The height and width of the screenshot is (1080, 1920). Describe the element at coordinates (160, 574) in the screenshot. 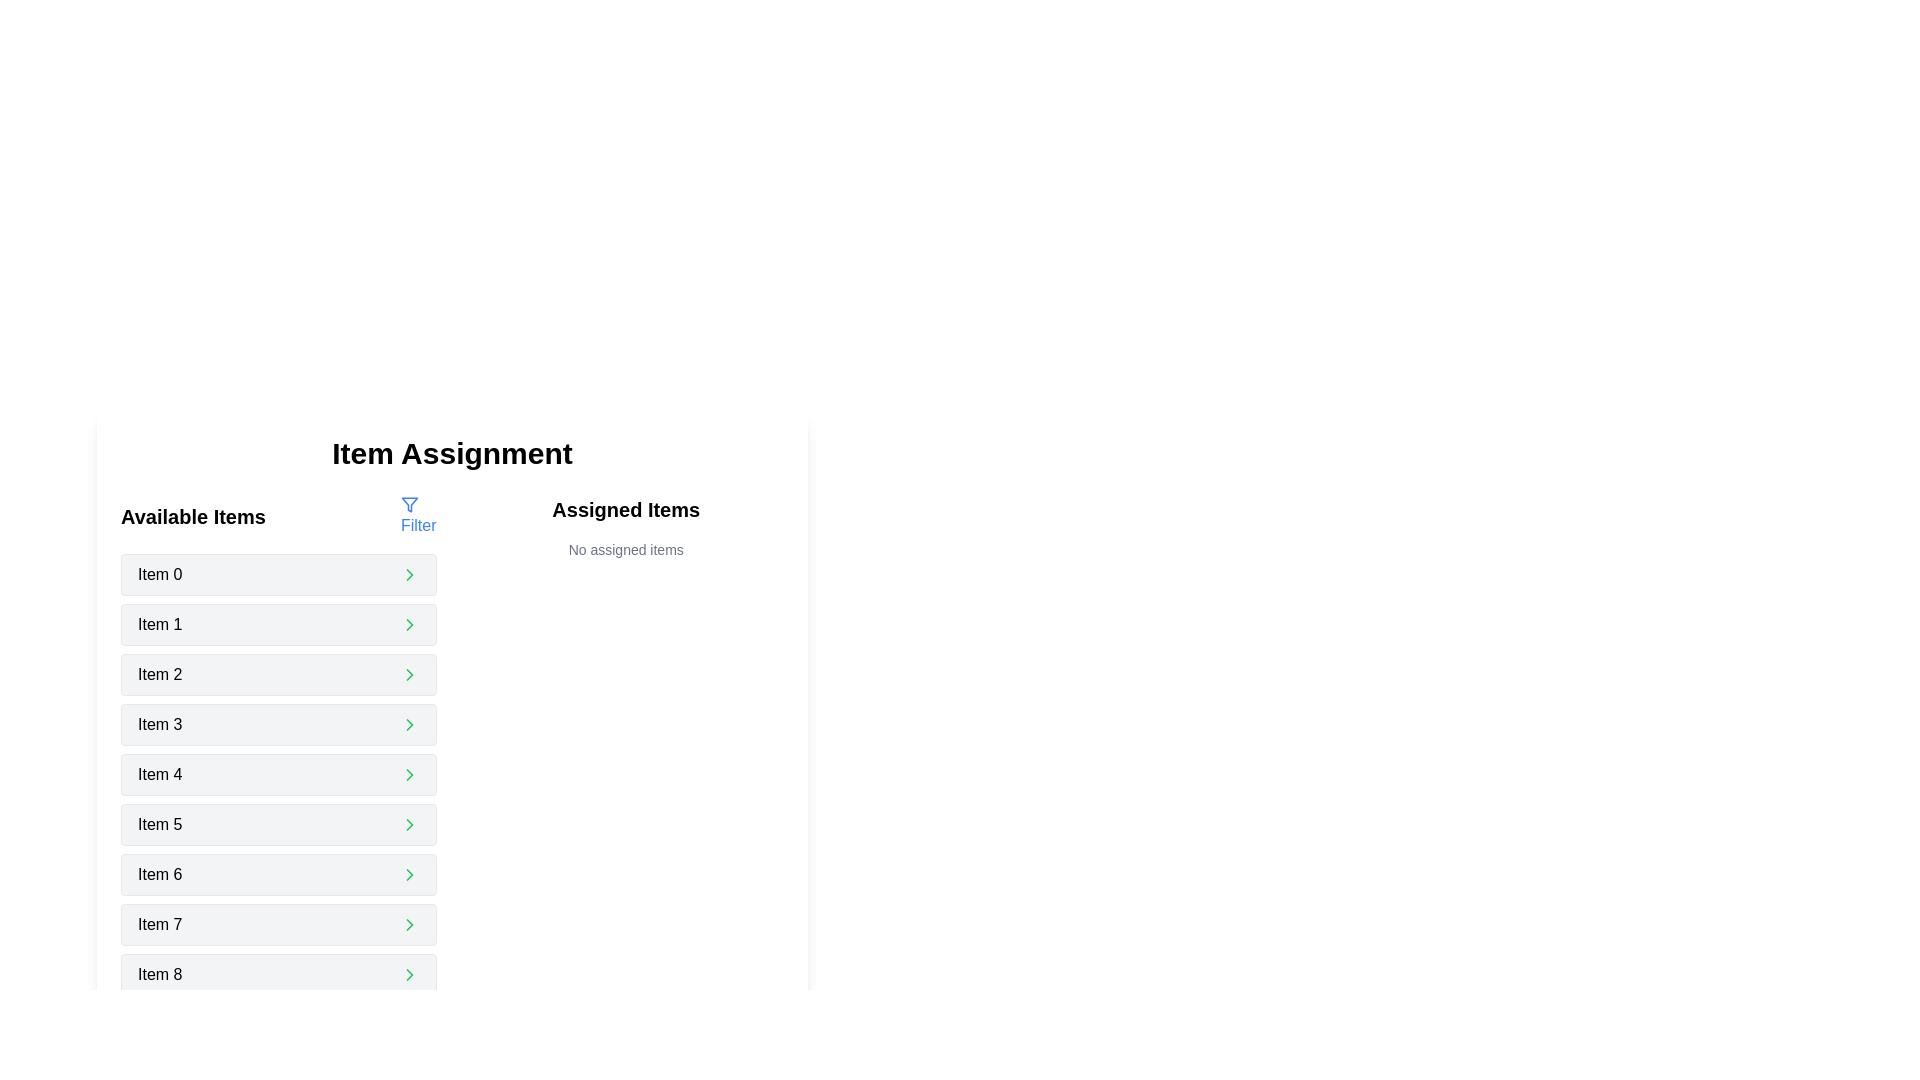

I see `the text label displaying 'Item 0' in bold black font, which is the first item in the vertical list under 'Available Items'` at that location.